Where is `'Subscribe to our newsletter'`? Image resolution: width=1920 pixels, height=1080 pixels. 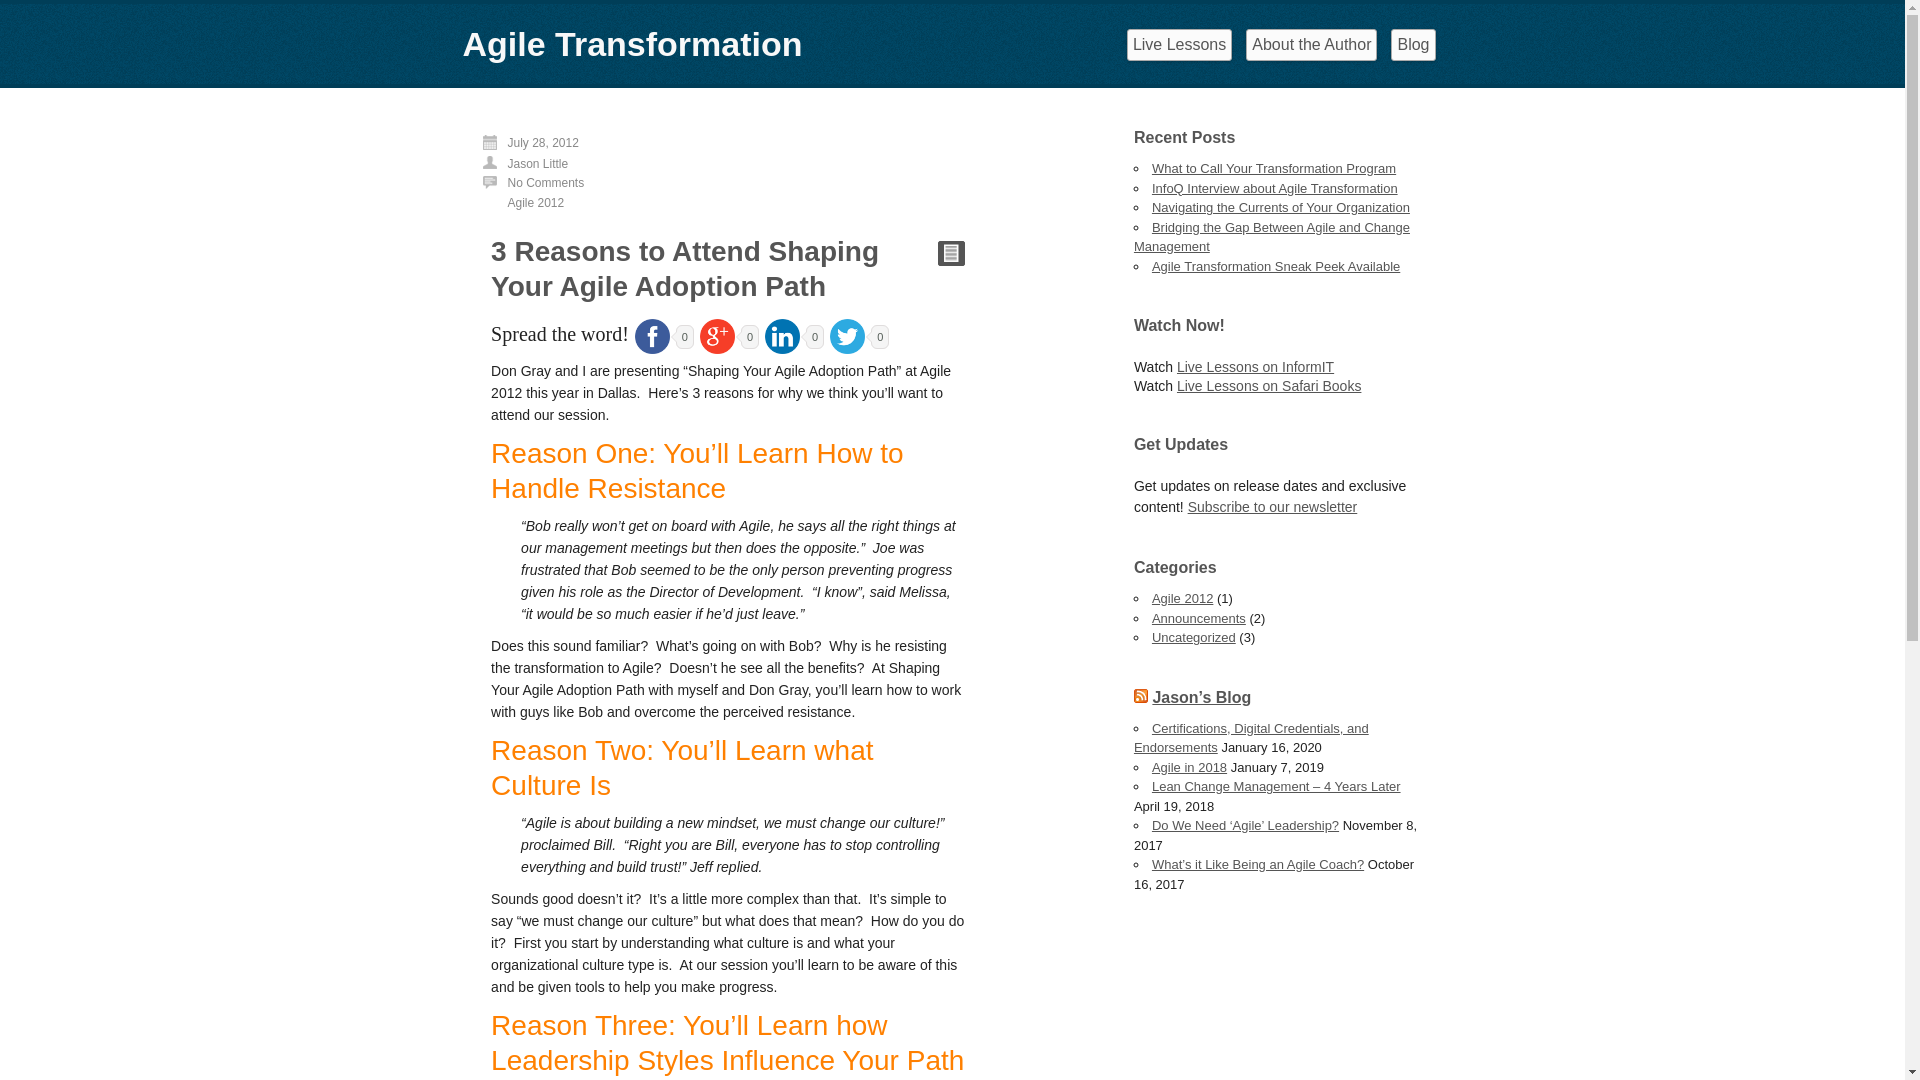 'Subscribe to our newsletter' is located at coordinates (1188, 505).